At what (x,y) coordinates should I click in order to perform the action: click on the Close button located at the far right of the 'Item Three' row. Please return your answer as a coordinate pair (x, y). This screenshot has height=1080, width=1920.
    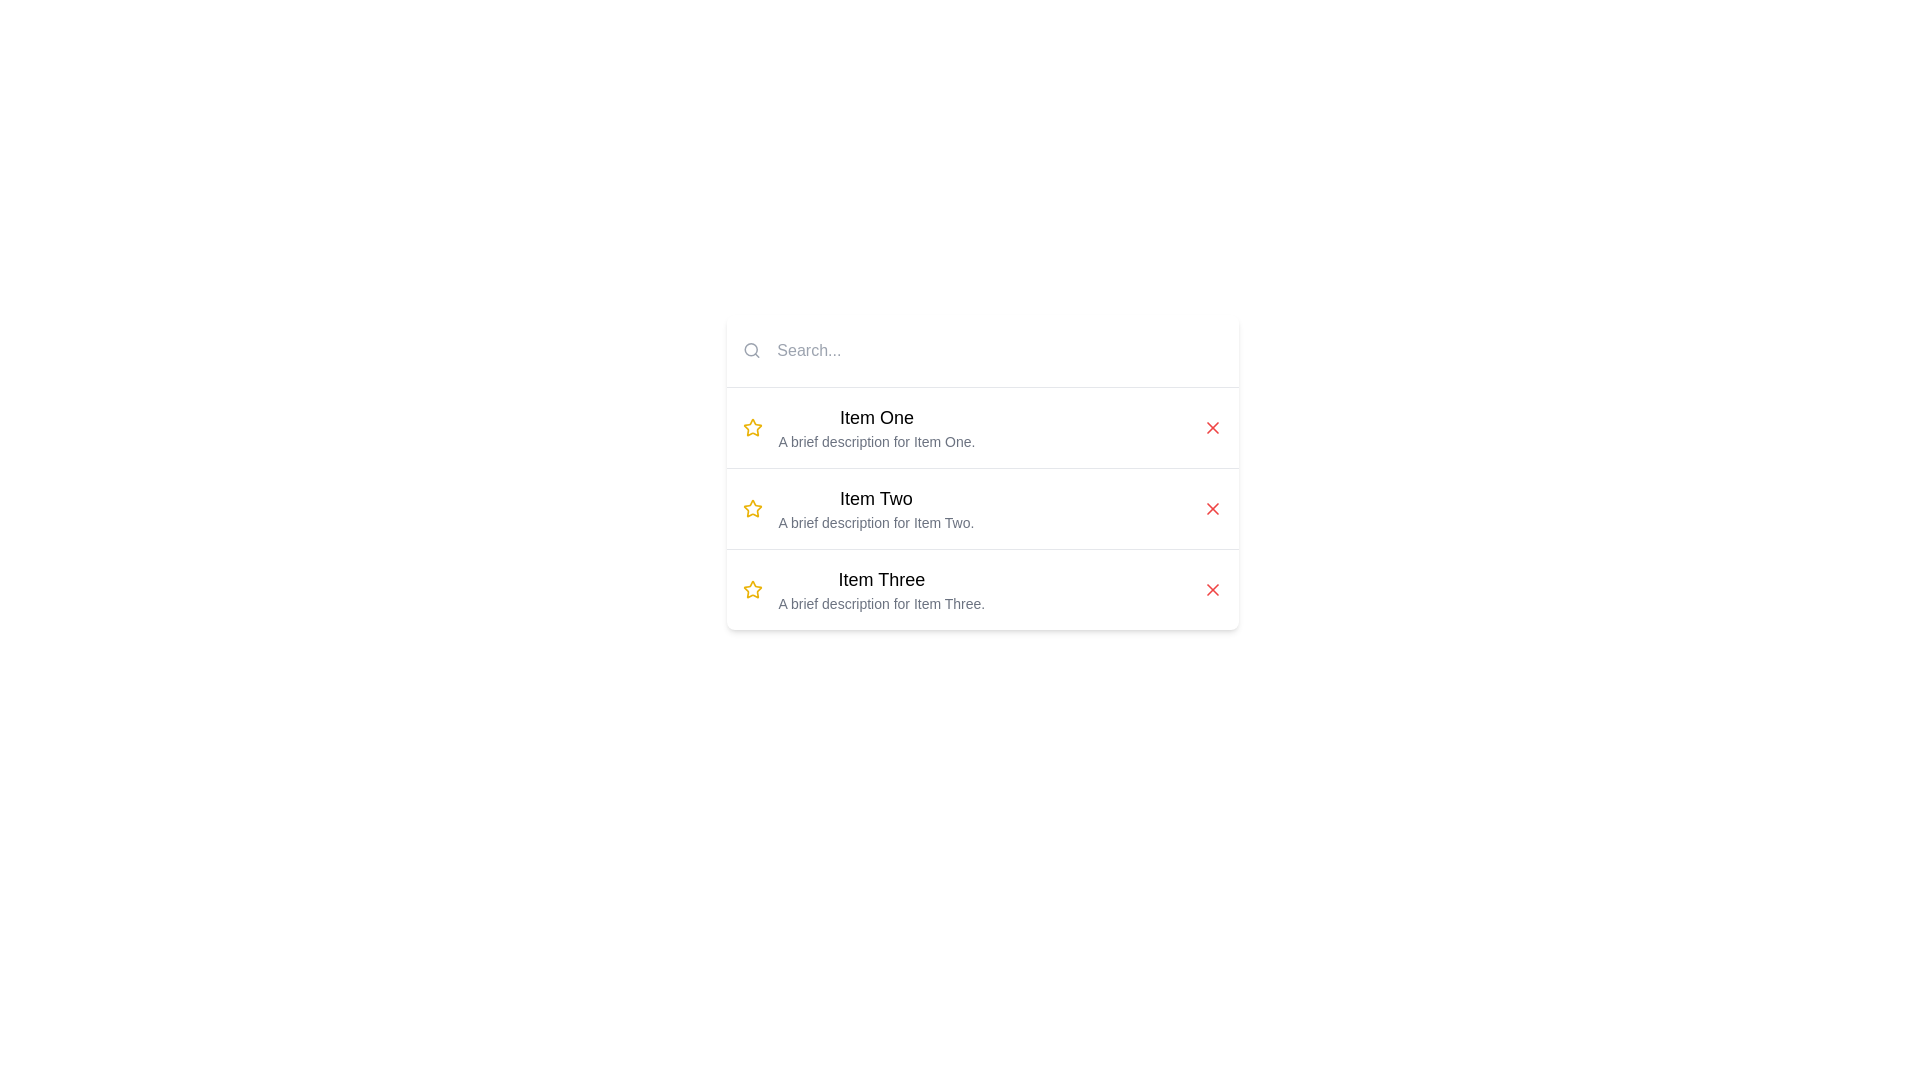
    Looking at the image, I should click on (1211, 589).